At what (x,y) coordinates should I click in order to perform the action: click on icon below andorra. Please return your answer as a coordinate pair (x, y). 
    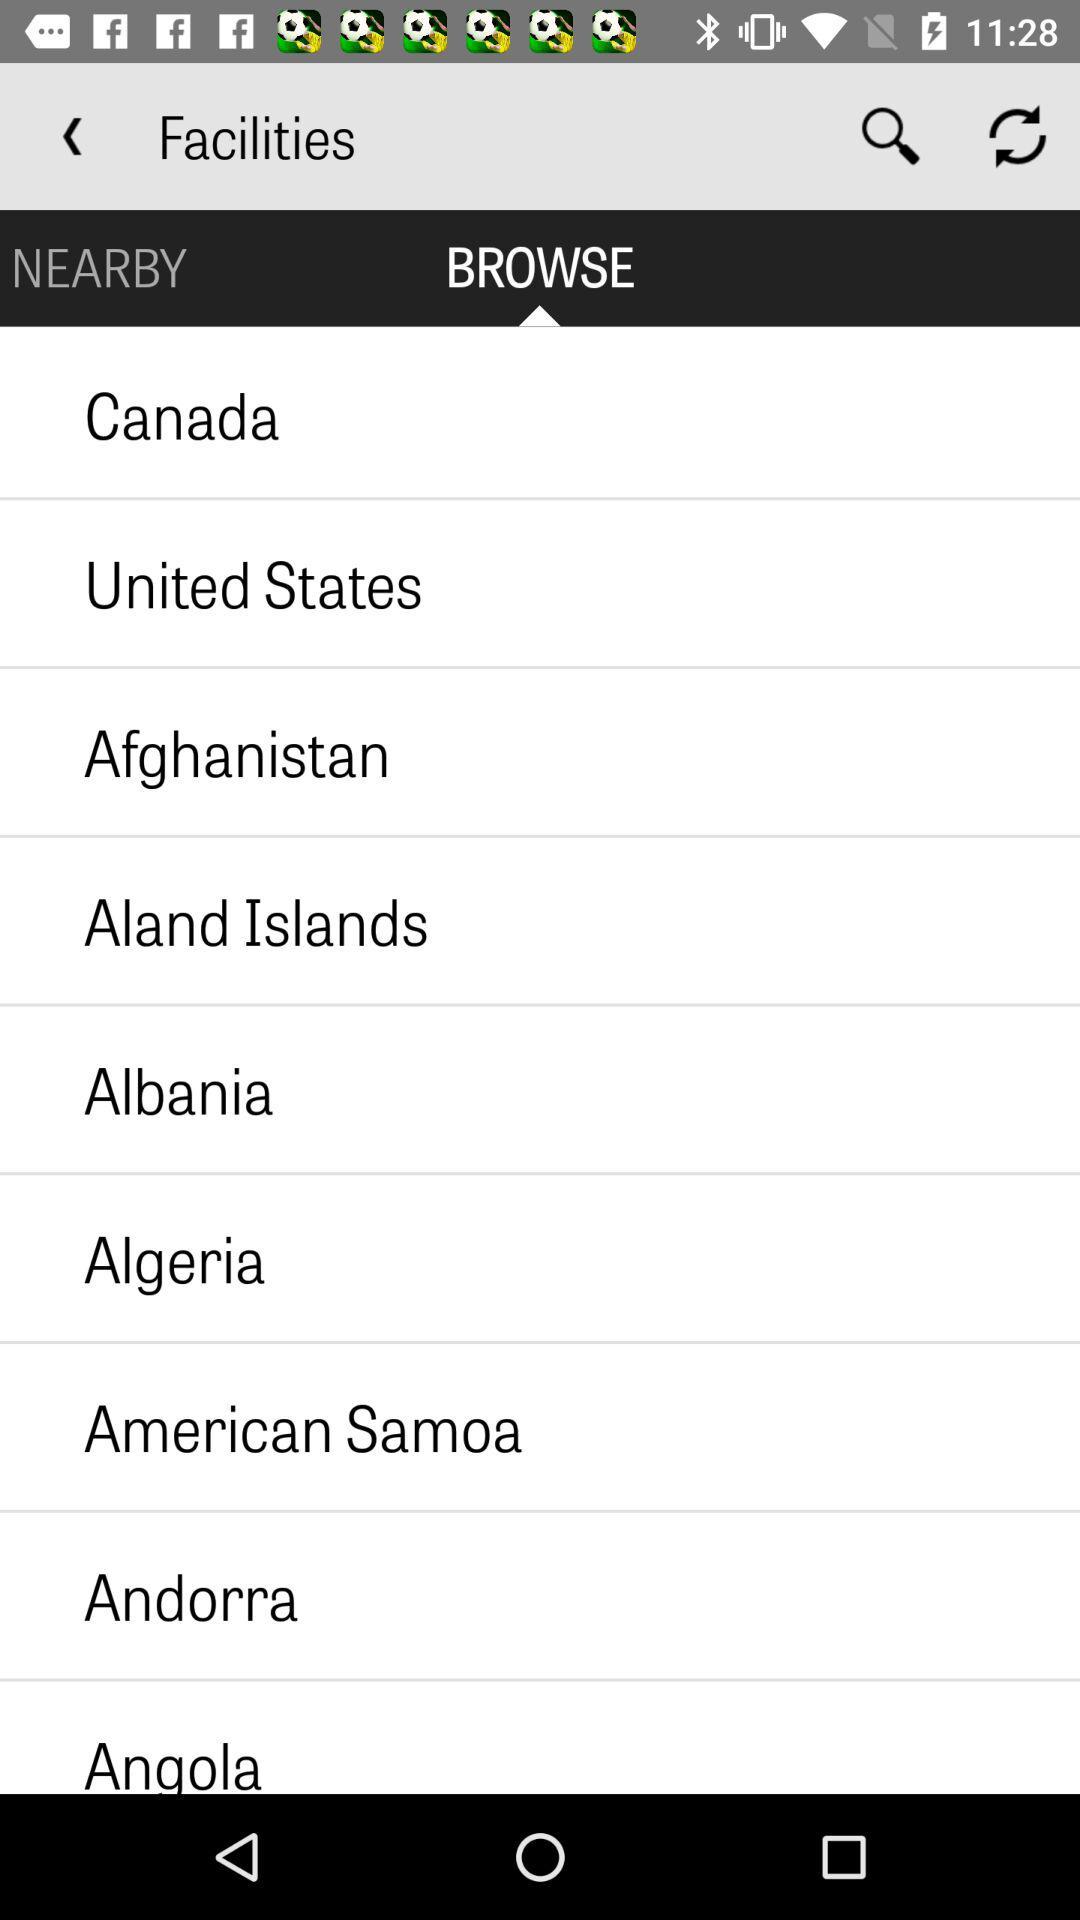
    Looking at the image, I should click on (131, 1736).